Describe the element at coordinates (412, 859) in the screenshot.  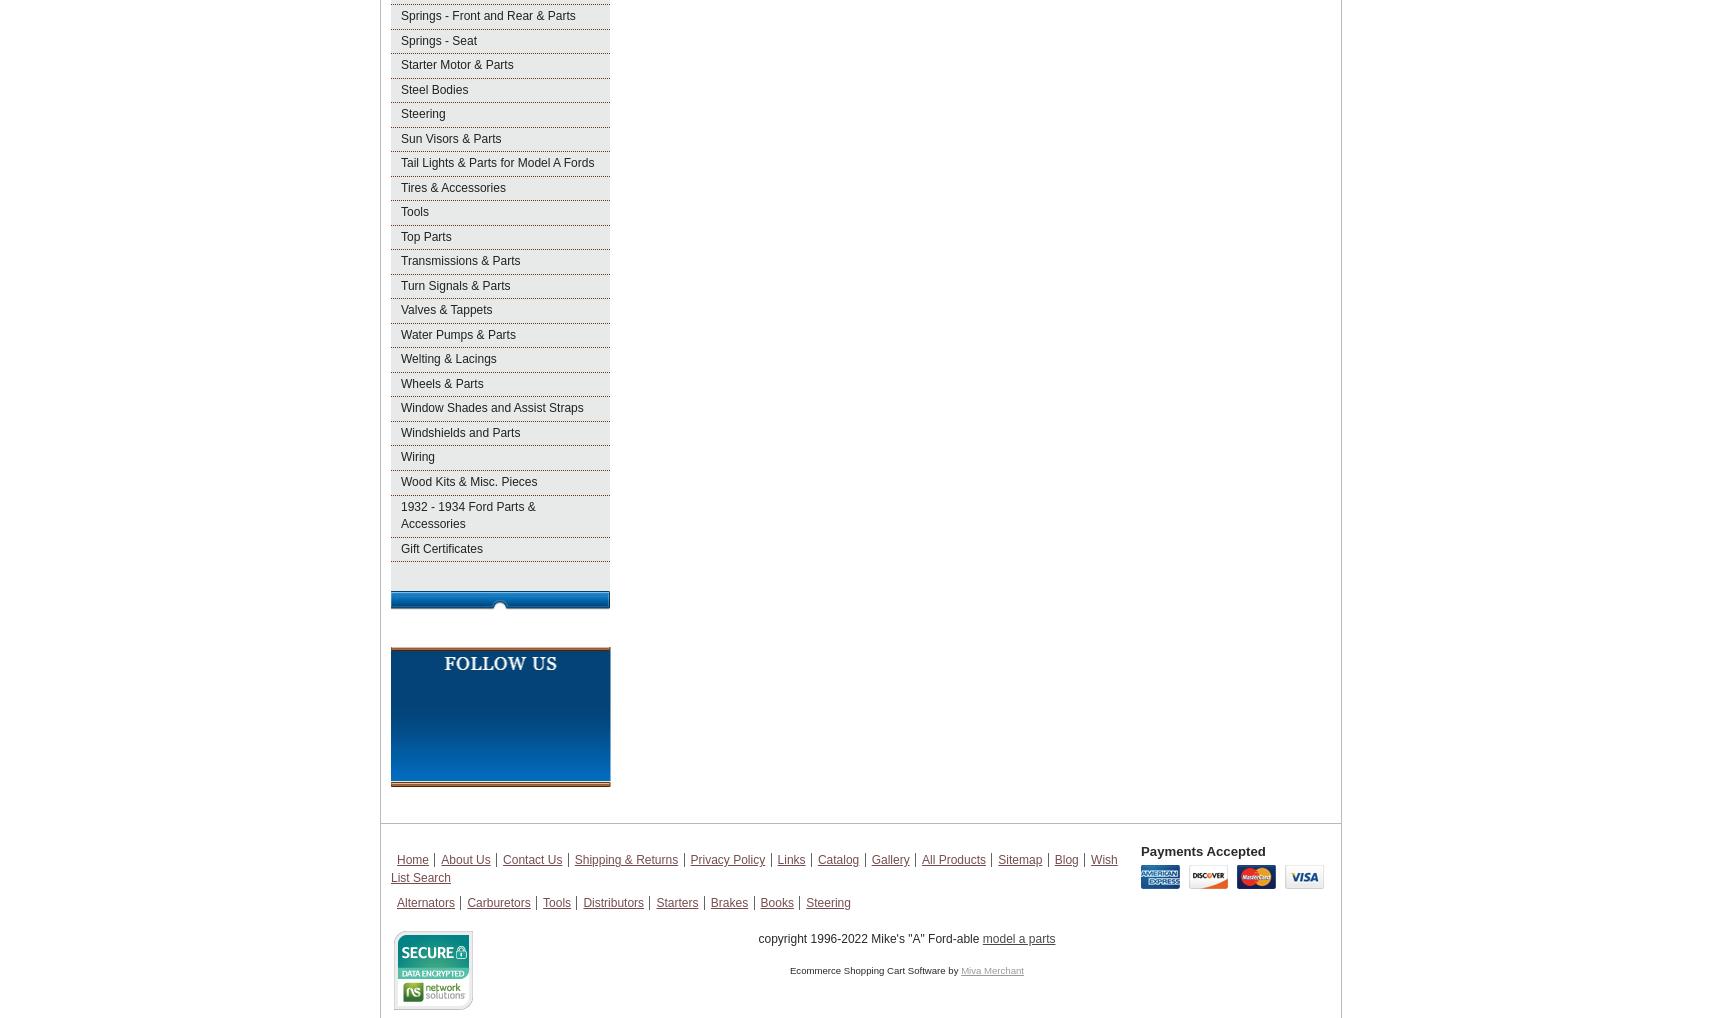
I see `'Home'` at that location.